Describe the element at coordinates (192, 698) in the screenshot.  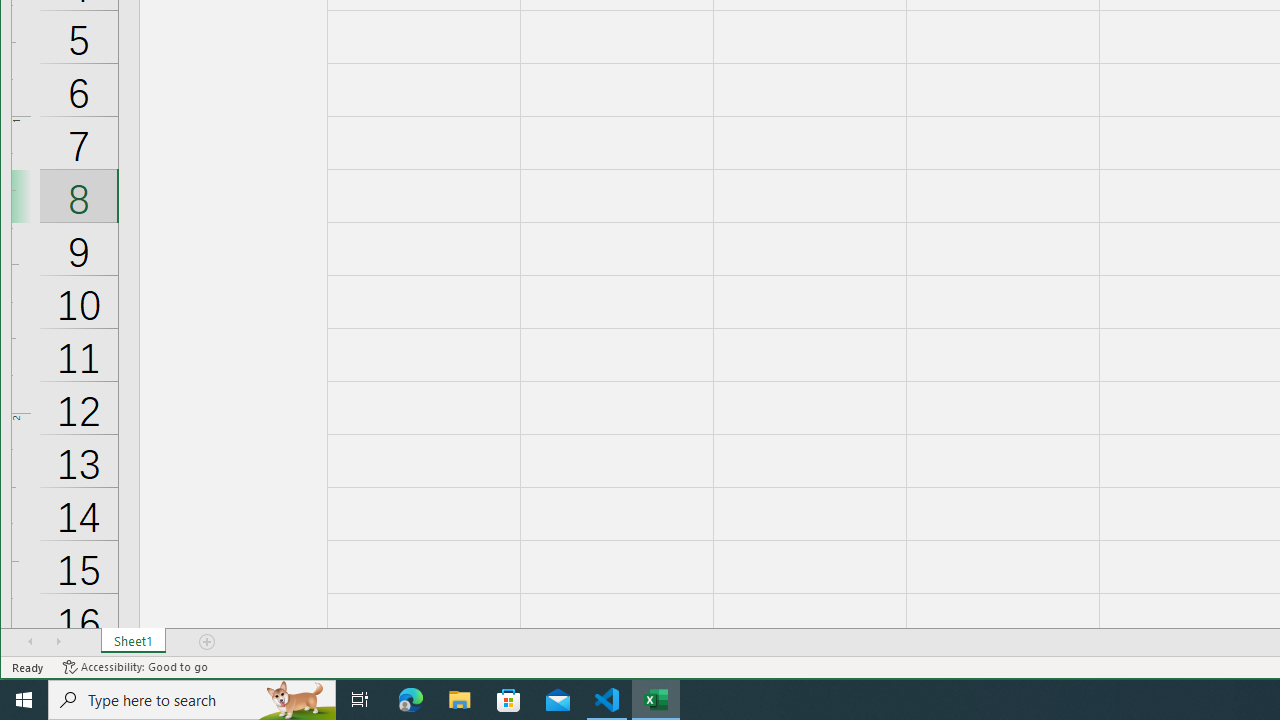
I see `'Type here to search'` at that location.